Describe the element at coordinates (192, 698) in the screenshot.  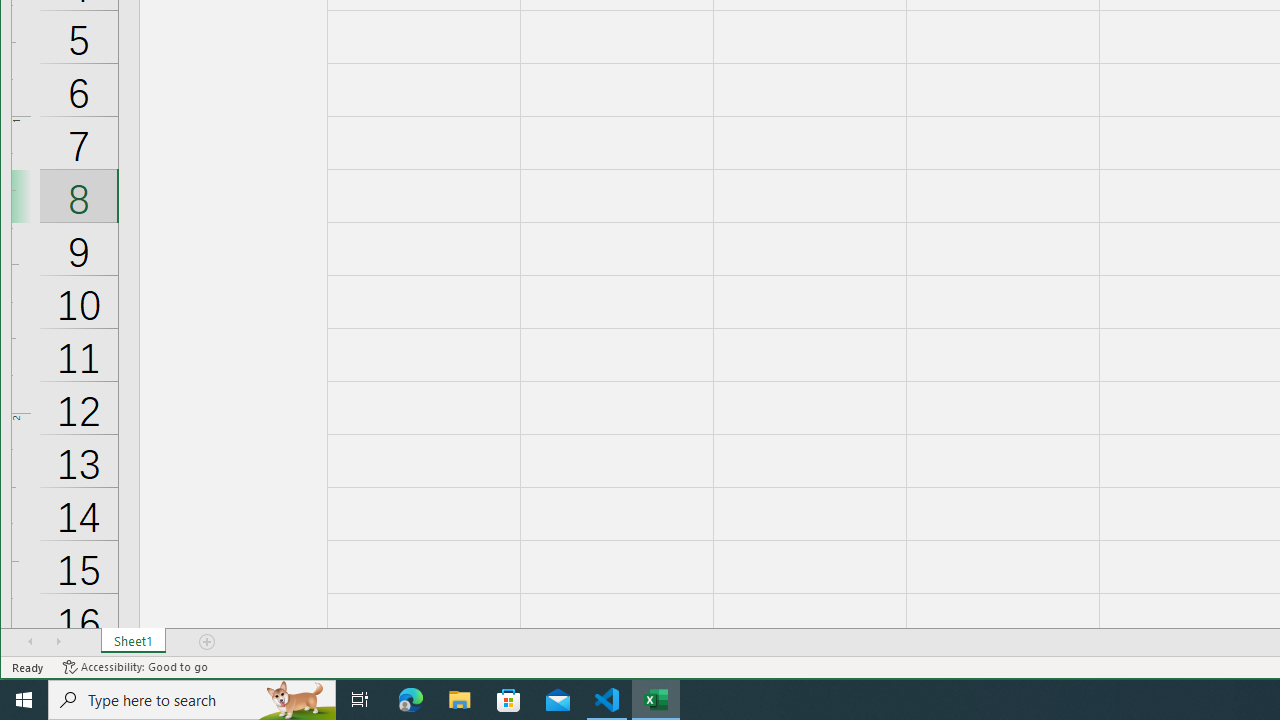
I see `'Type here to search'` at that location.